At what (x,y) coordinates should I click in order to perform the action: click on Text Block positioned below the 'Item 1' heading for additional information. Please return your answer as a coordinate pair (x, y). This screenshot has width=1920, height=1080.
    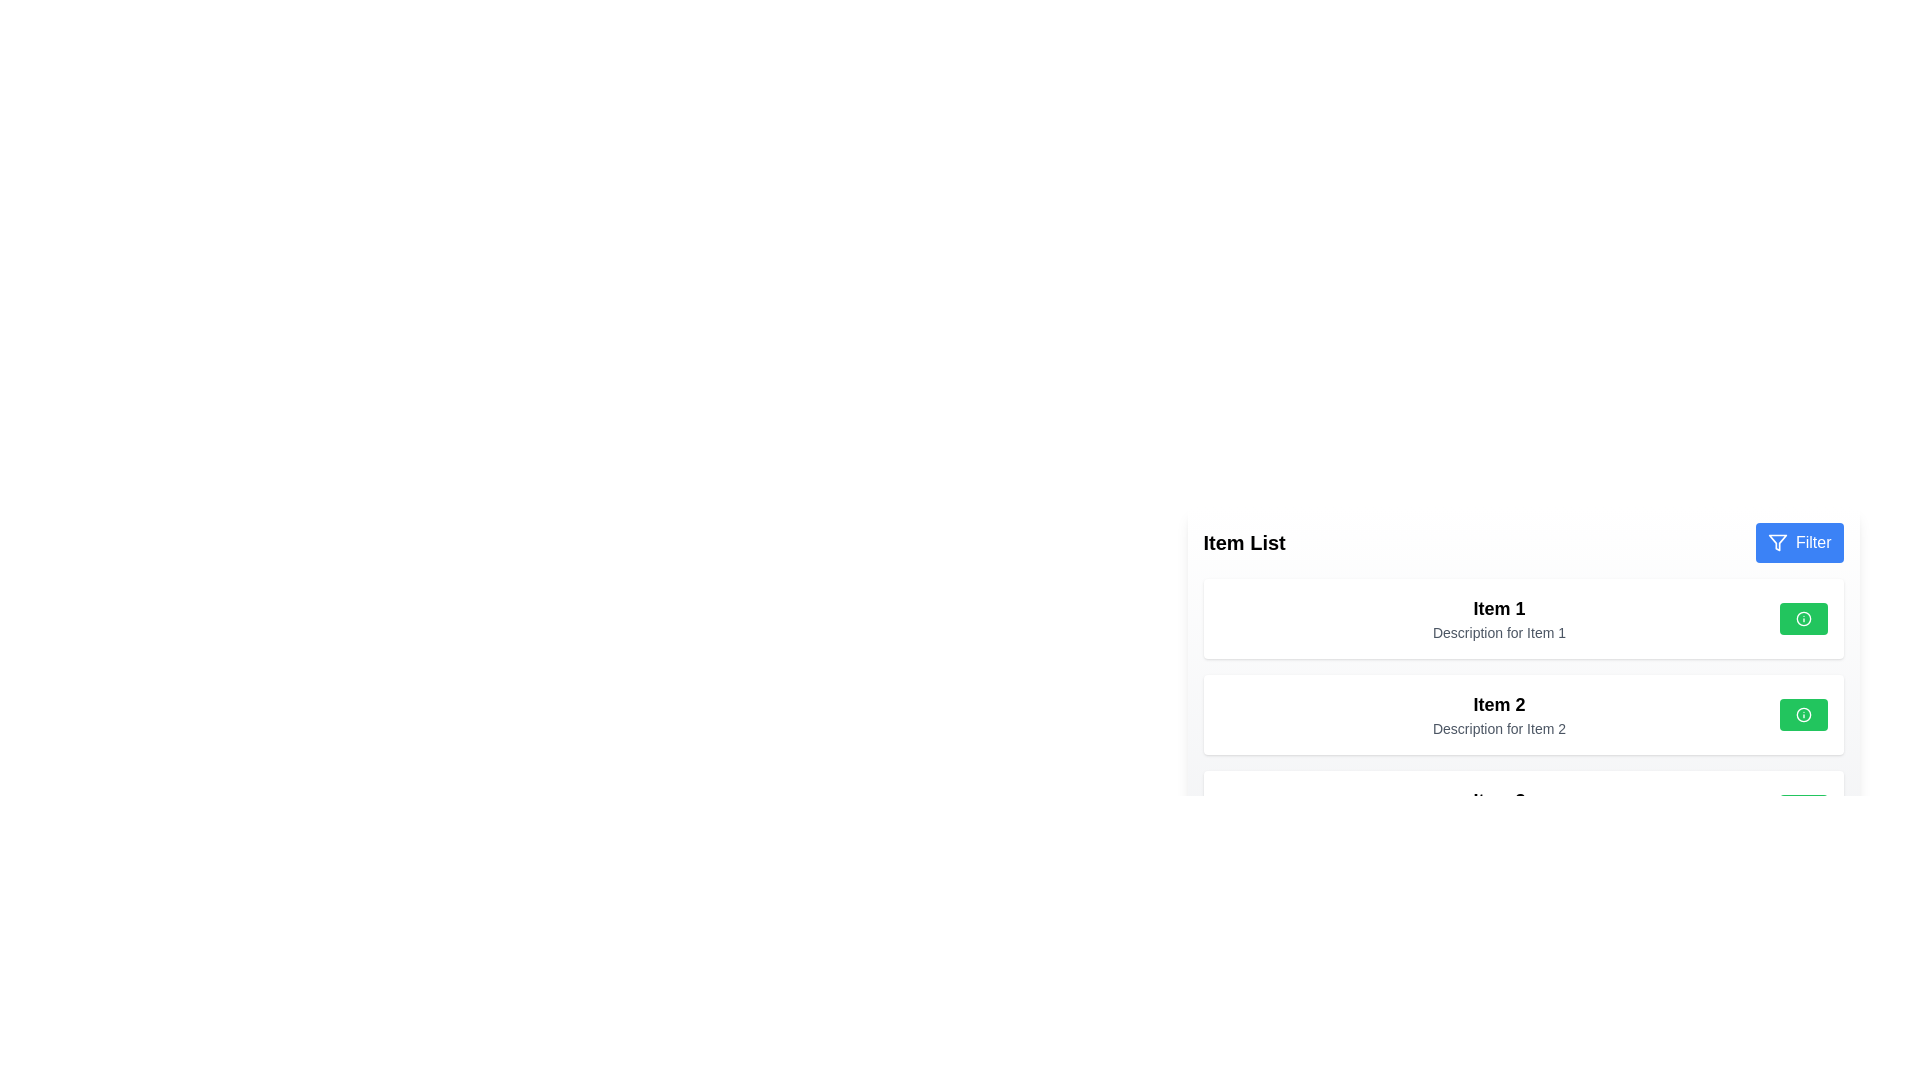
    Looking at the image, I should click on (1499, 632).